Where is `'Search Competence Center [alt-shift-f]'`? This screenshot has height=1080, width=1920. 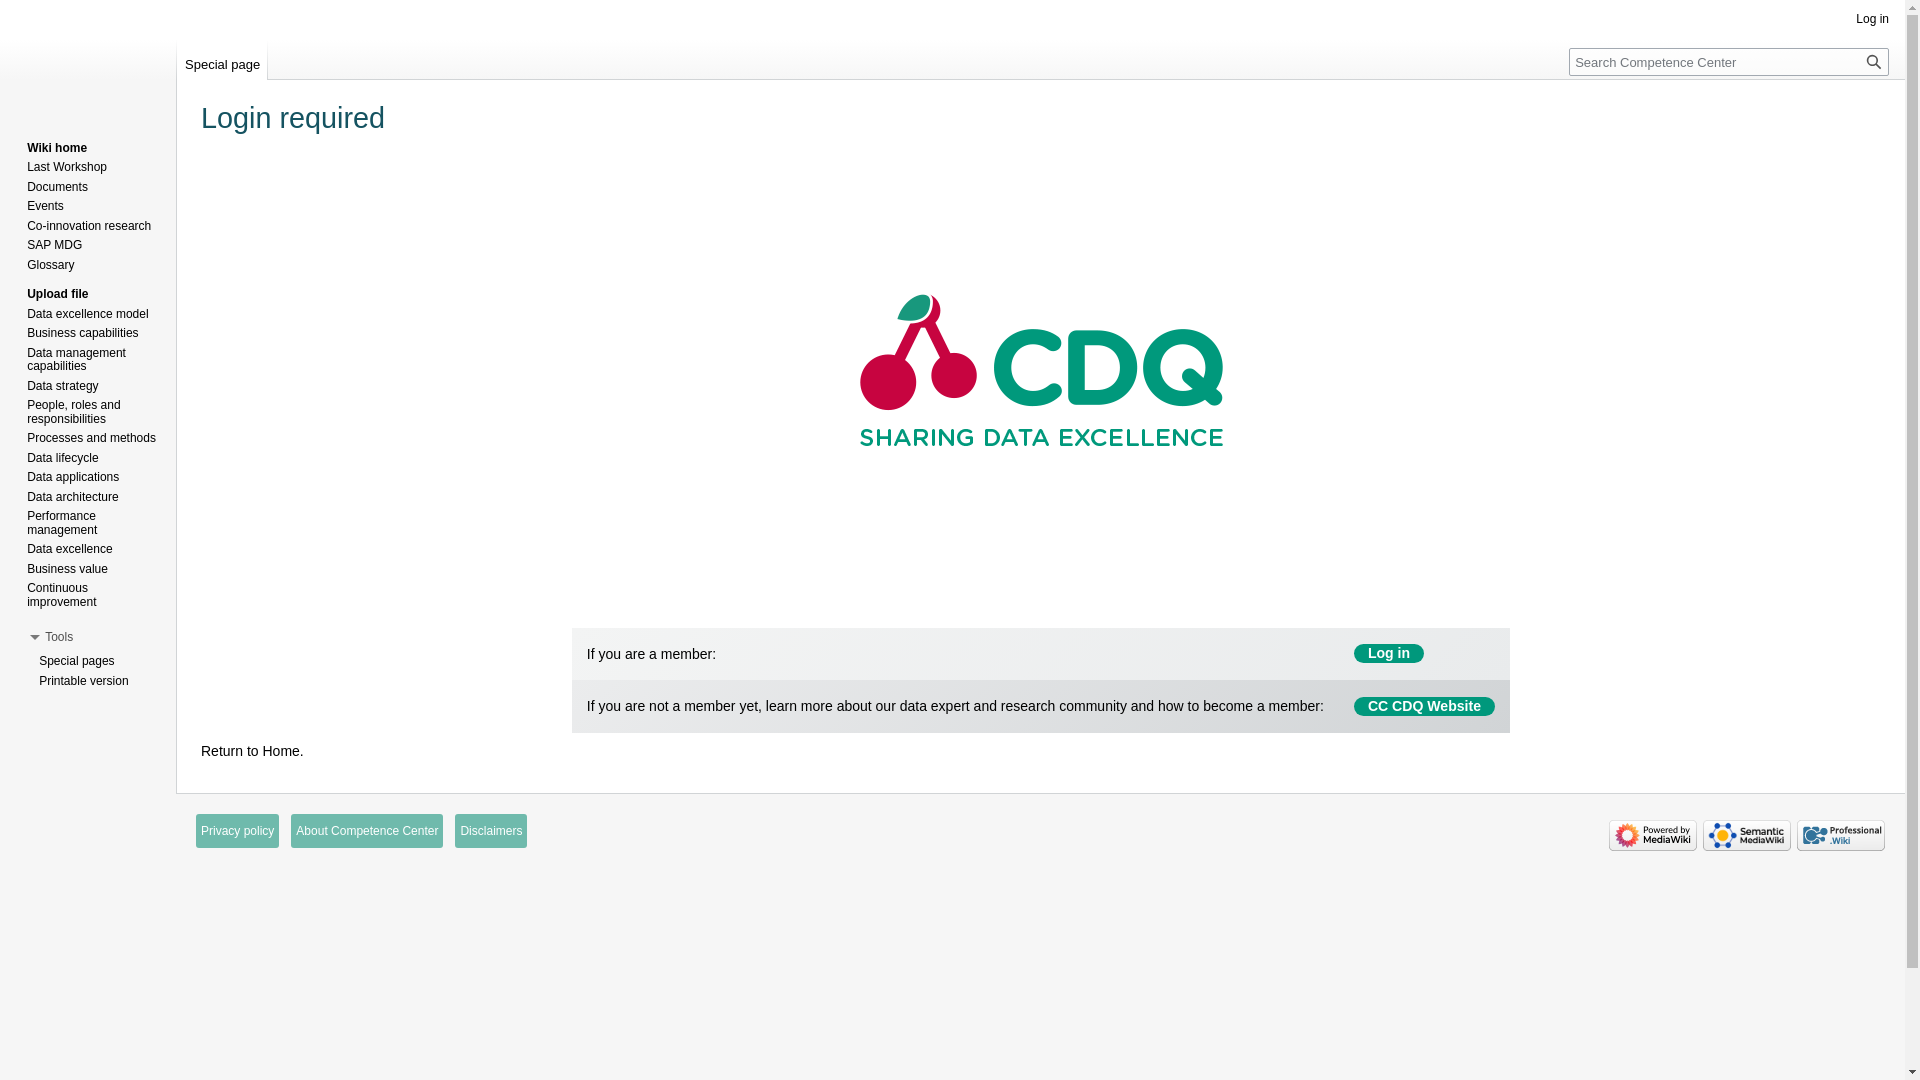
'Search Competence Center [alt-shift-f]' is located at coordinates (1568, 60).